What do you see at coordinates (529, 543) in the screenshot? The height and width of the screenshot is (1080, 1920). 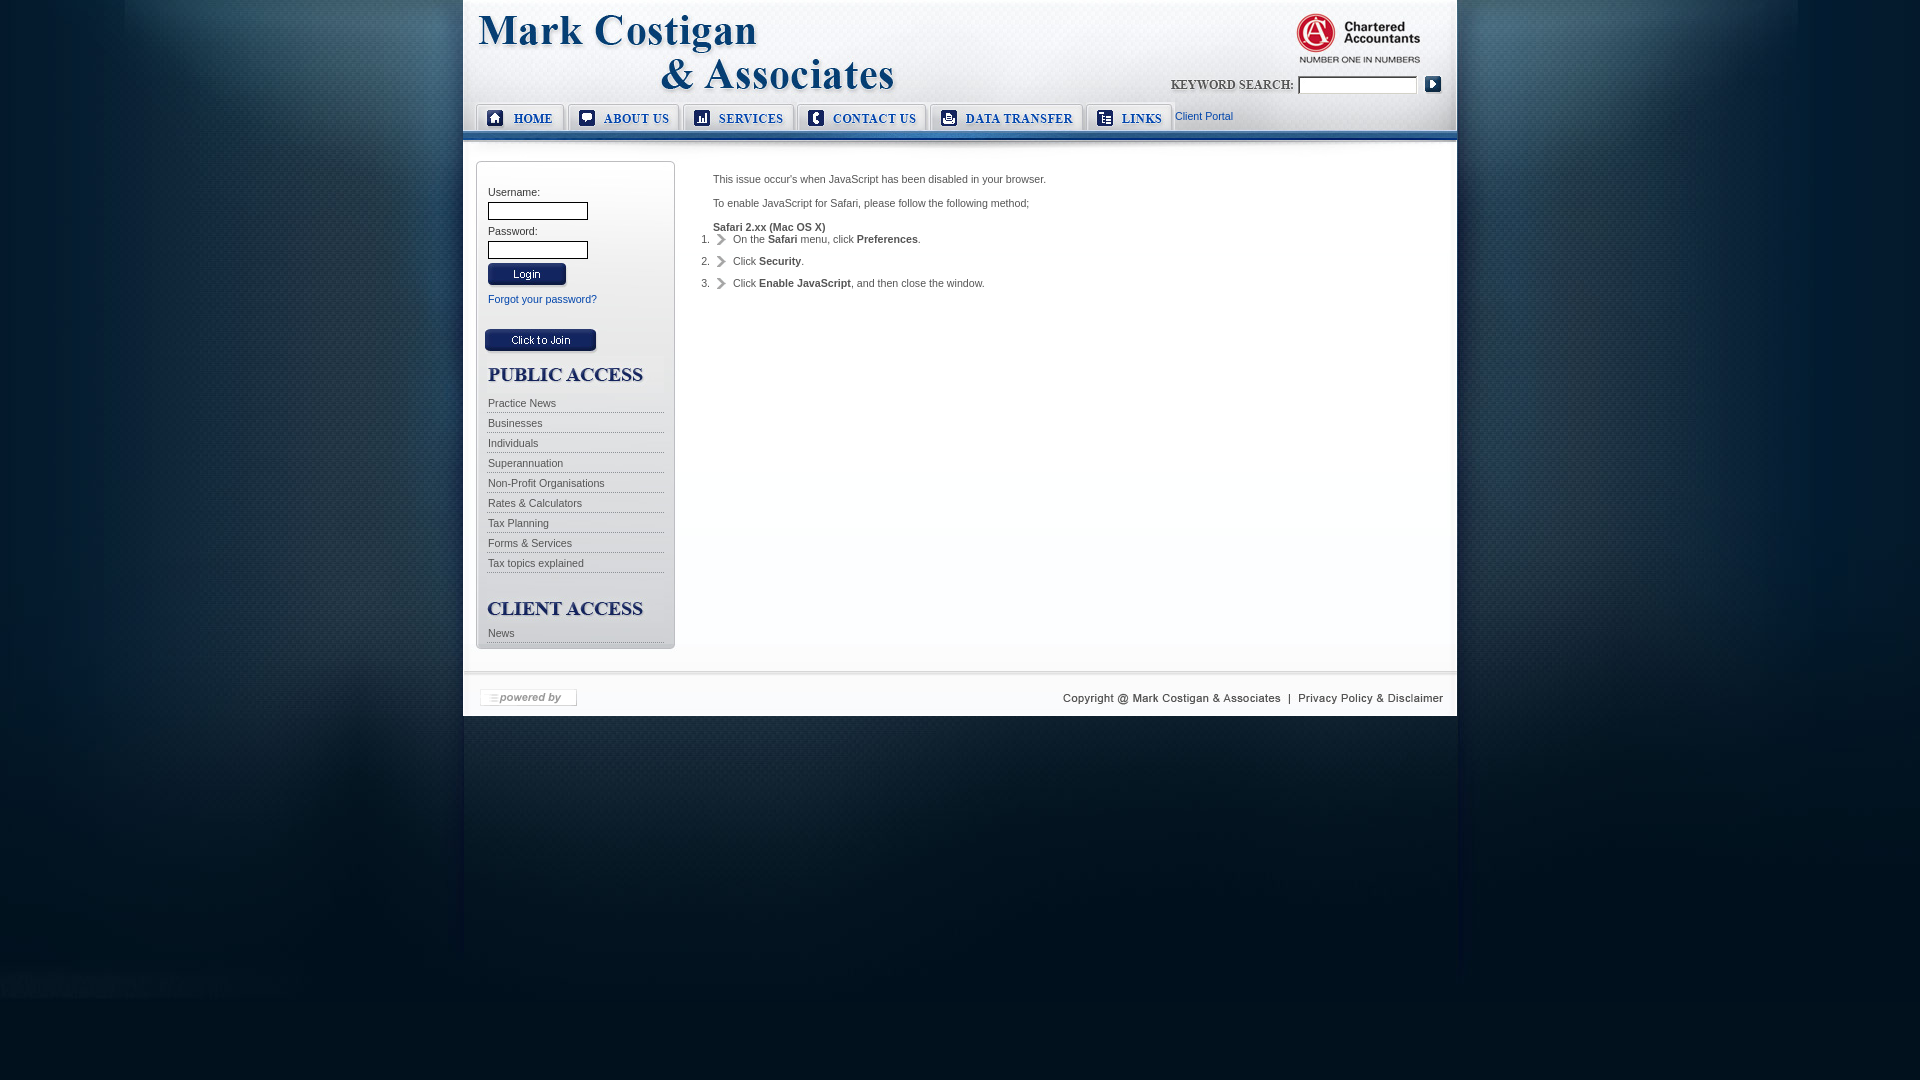 I see `'Forms & Services'` at bounding box center [529, 543].